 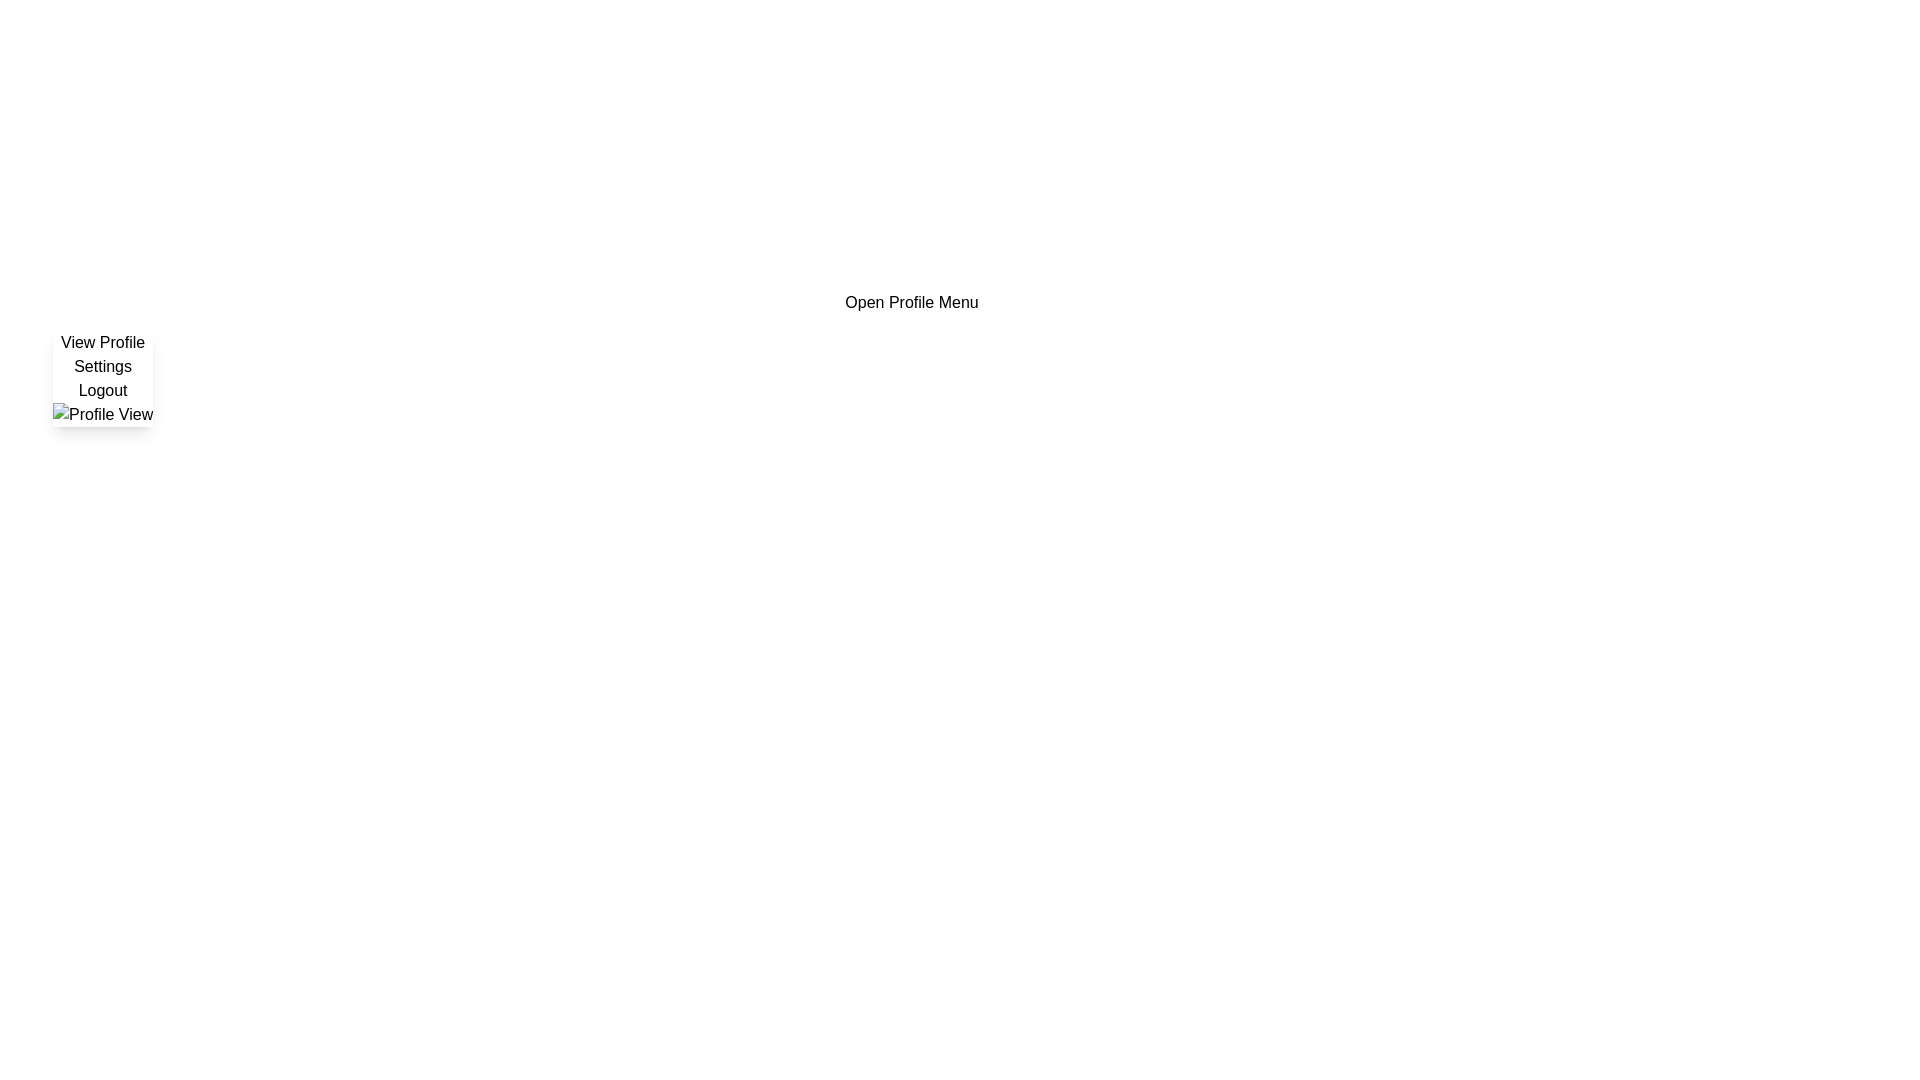 What do you see at coordinates (102, 366) in the screenshot?
I see `the Text Label that serves as a navigation link for accessing the settings interface, located between 'View Profile' and 'Logout'` at bounding box center [102, 366].